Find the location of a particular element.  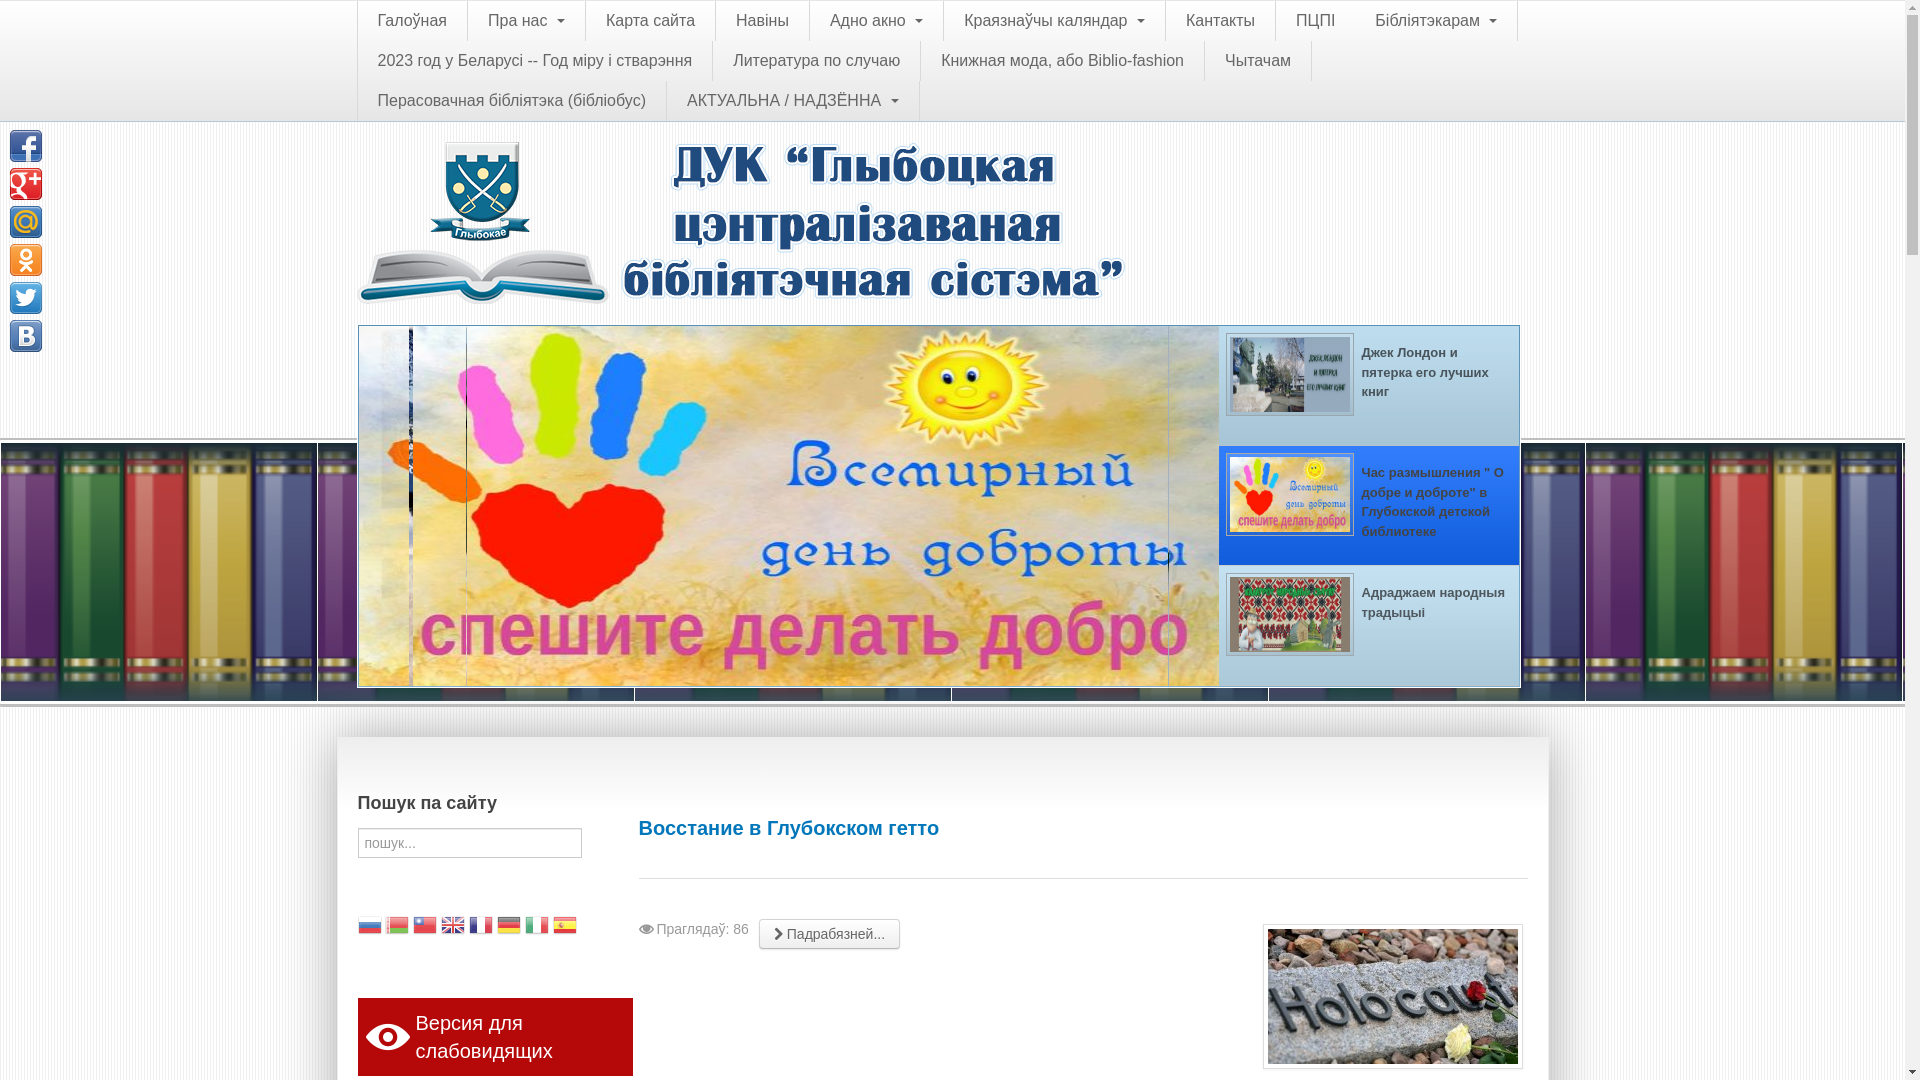

'Chinese (Traditional)' is located at coordinates (411, 927).